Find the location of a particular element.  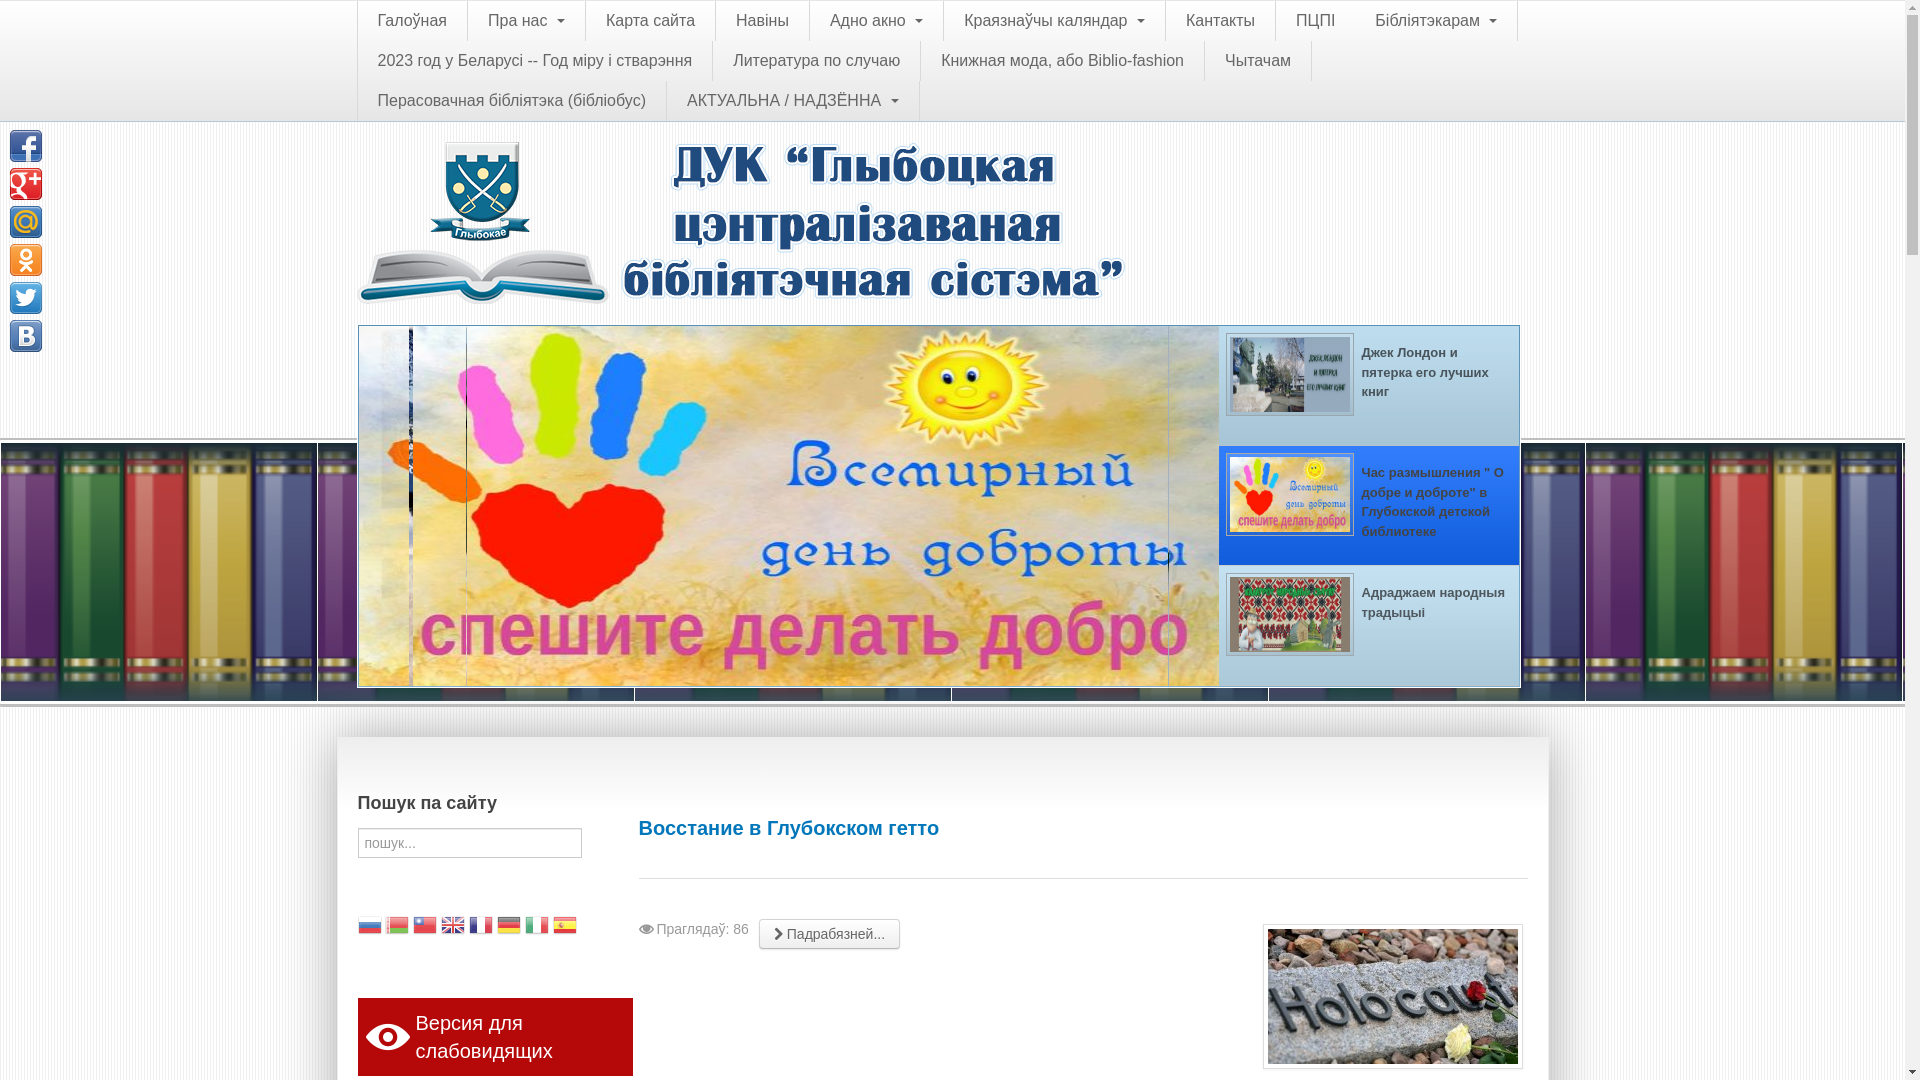

'Chinese (Traditional)' is located at coordinates (411, 927).